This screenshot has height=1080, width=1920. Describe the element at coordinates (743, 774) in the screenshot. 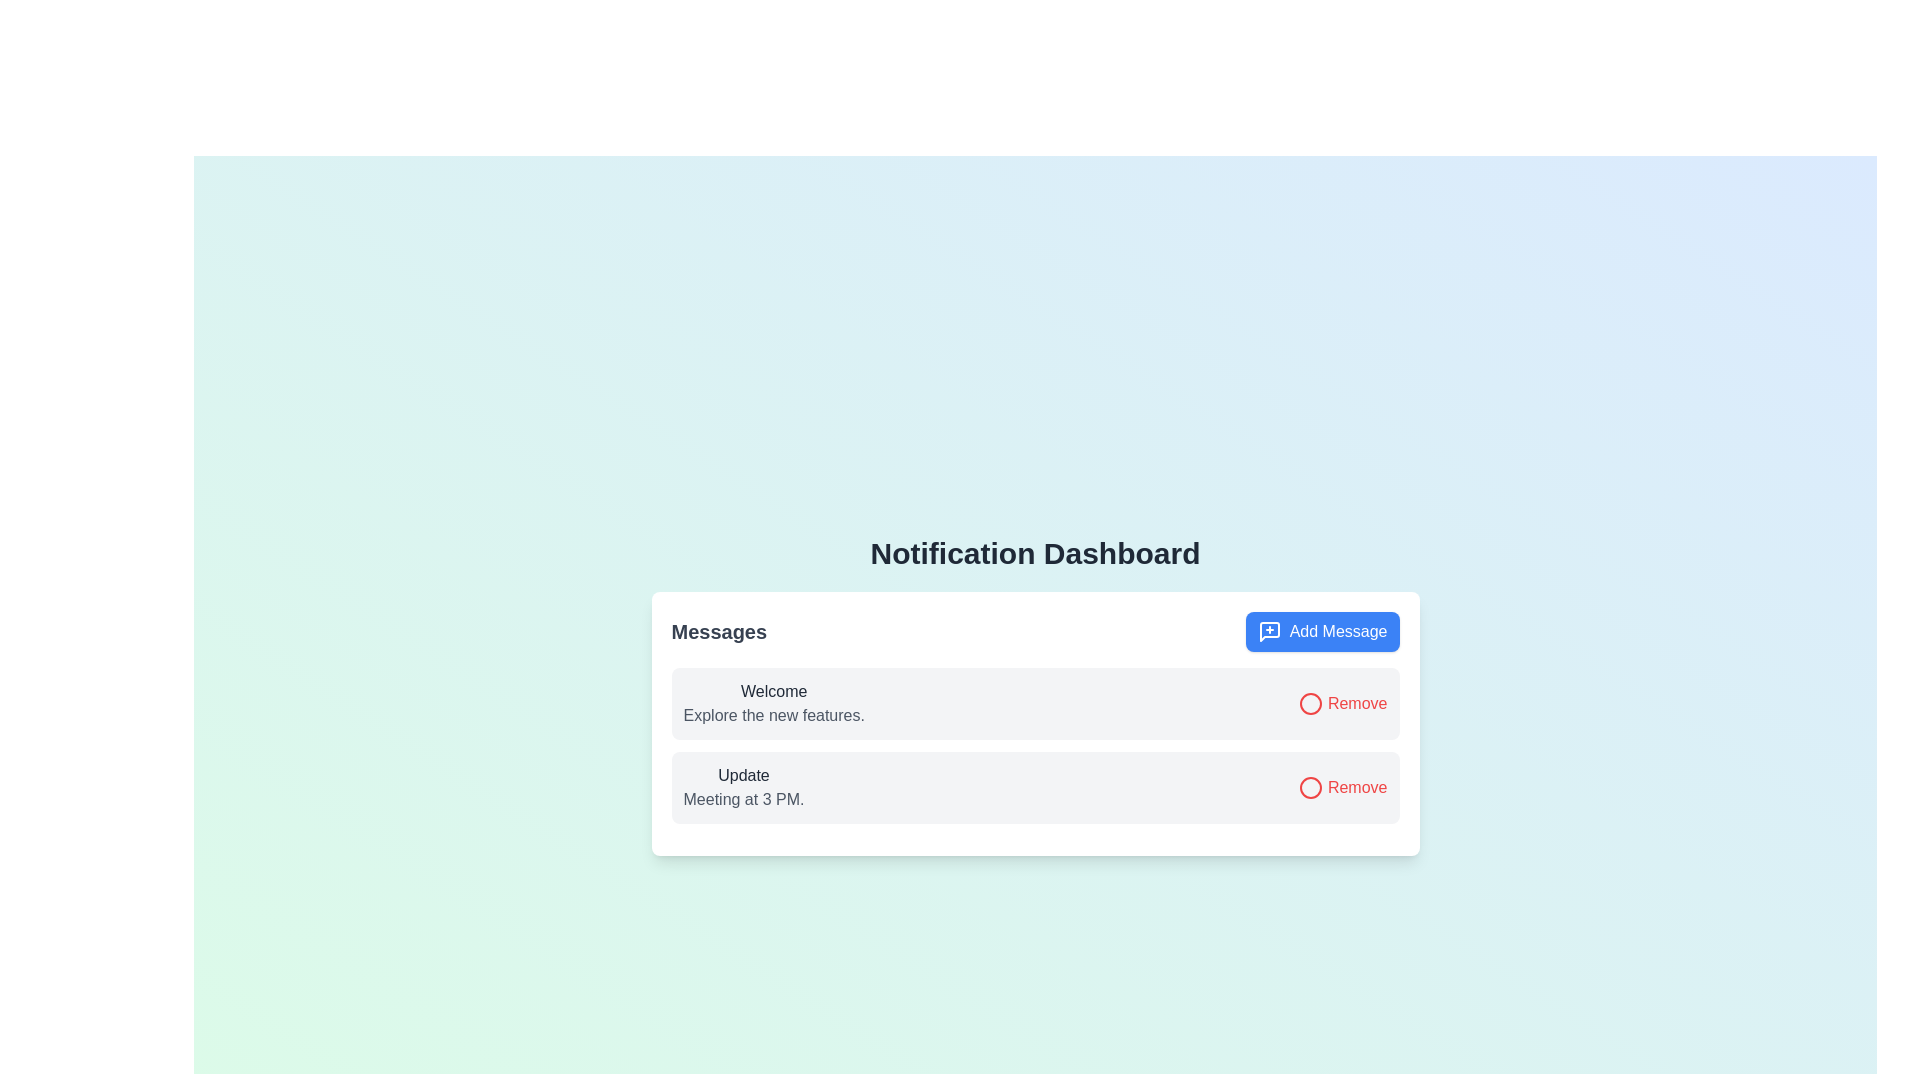

I see `the text label located in the middle-left section of the notification message, which serves as a title for the message` at that location.